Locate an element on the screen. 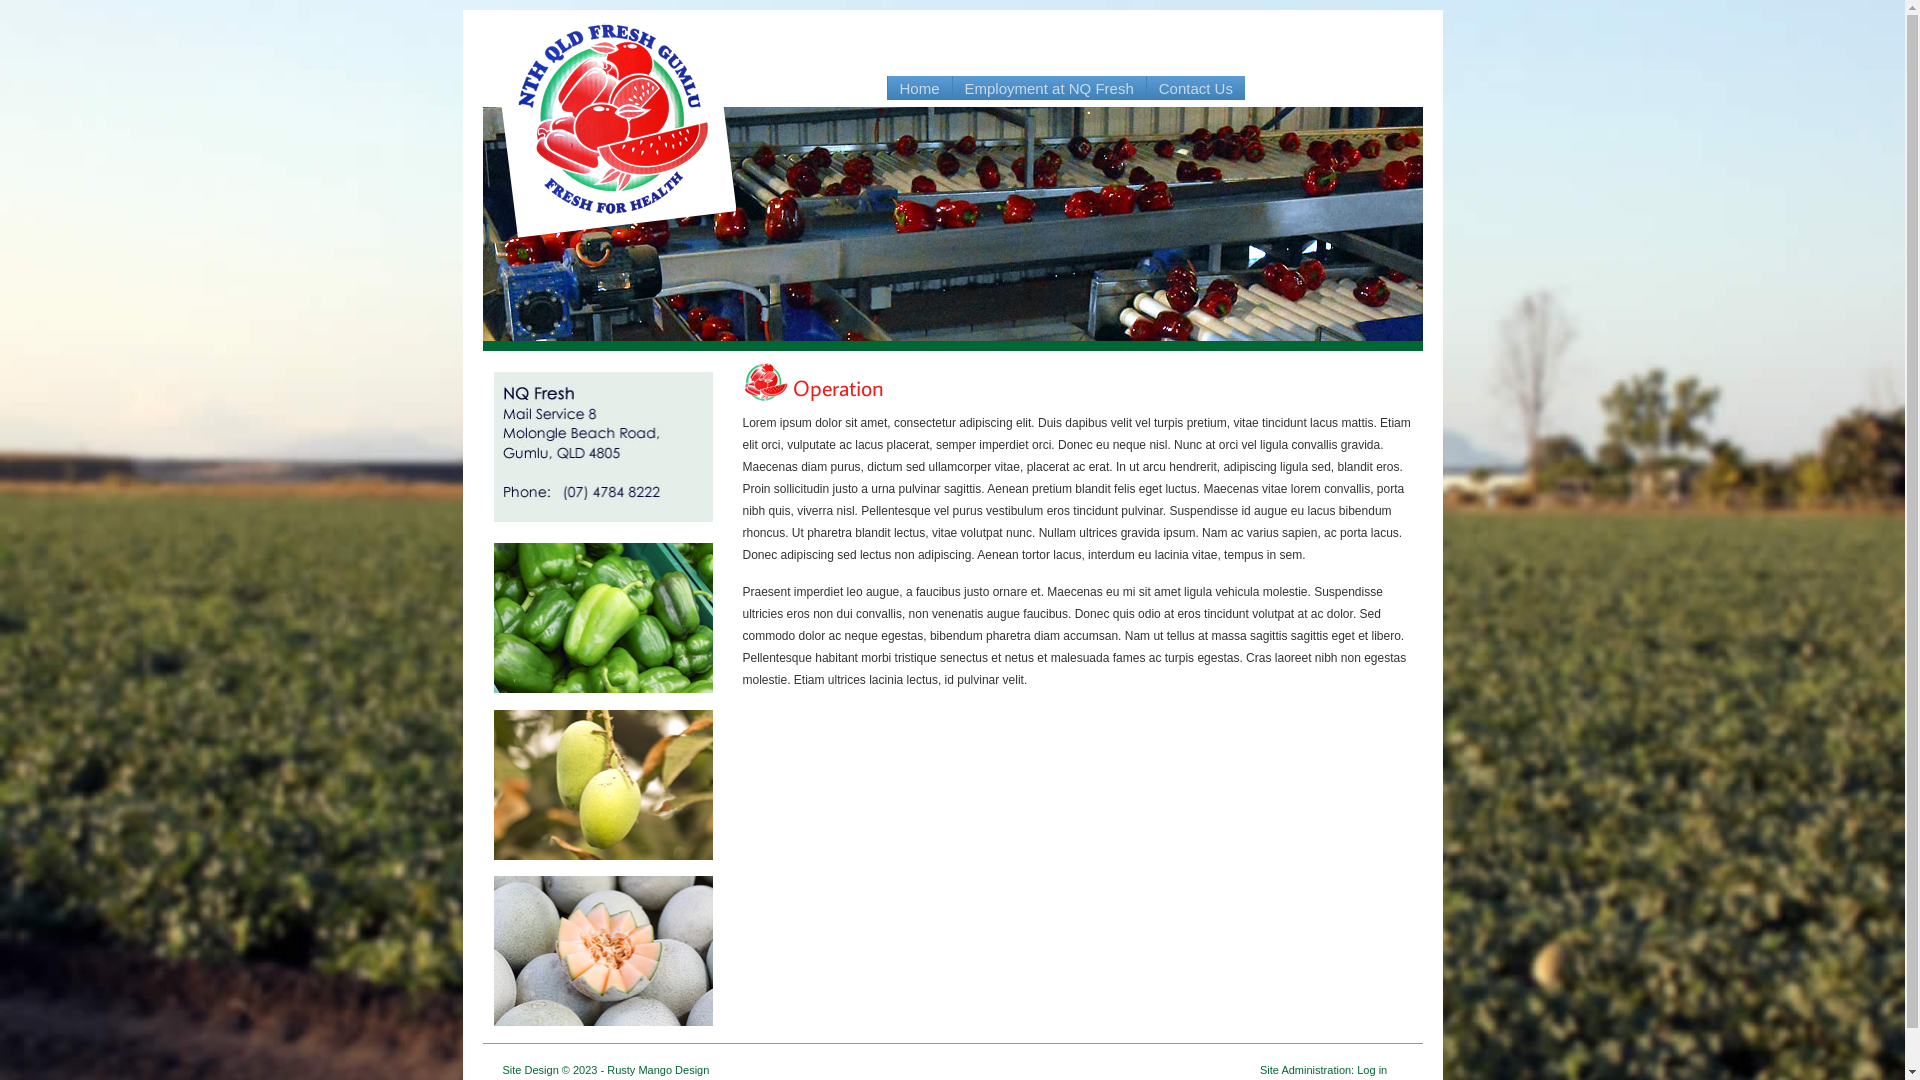  'Log in' is located at coordinates (1371, 1068).